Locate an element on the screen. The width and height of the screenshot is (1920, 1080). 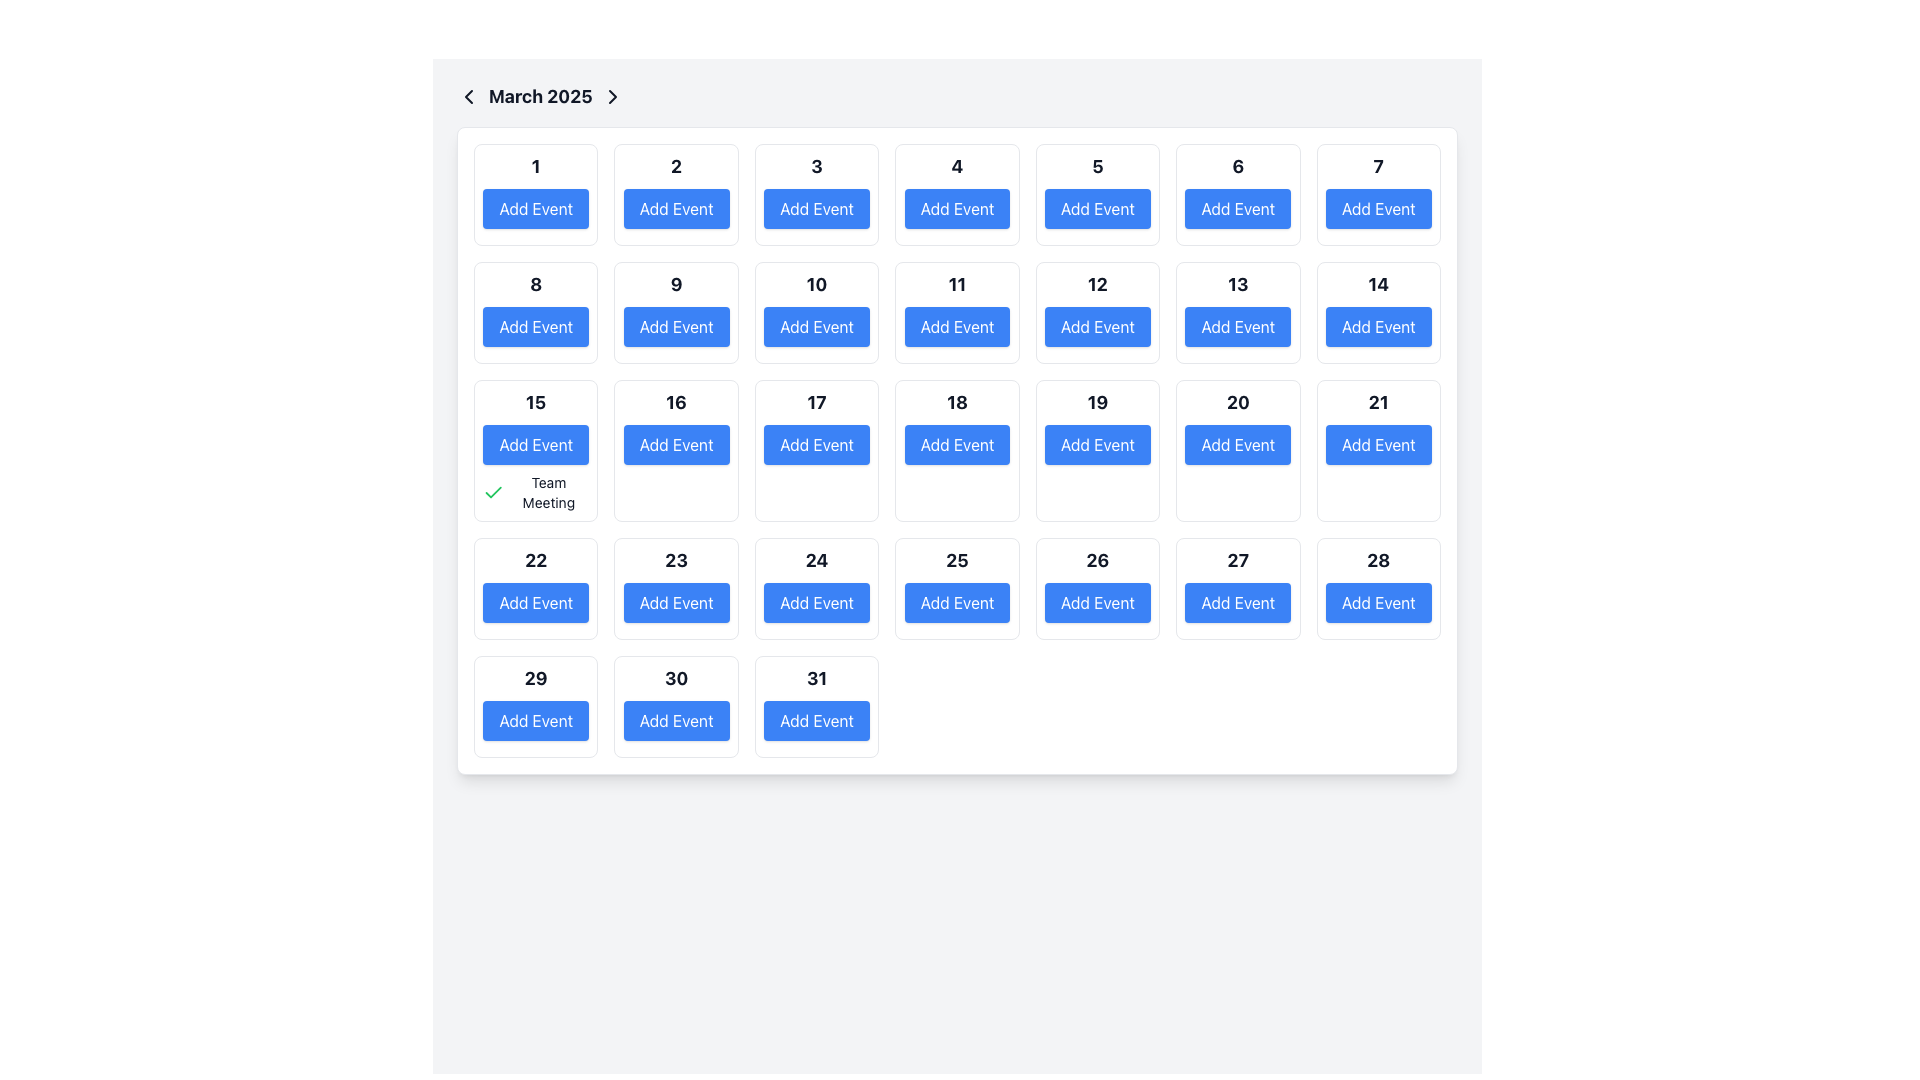
the 'Add Event' button located within the calendar grid layout below the date '23' is located at coordinates (676, 601).